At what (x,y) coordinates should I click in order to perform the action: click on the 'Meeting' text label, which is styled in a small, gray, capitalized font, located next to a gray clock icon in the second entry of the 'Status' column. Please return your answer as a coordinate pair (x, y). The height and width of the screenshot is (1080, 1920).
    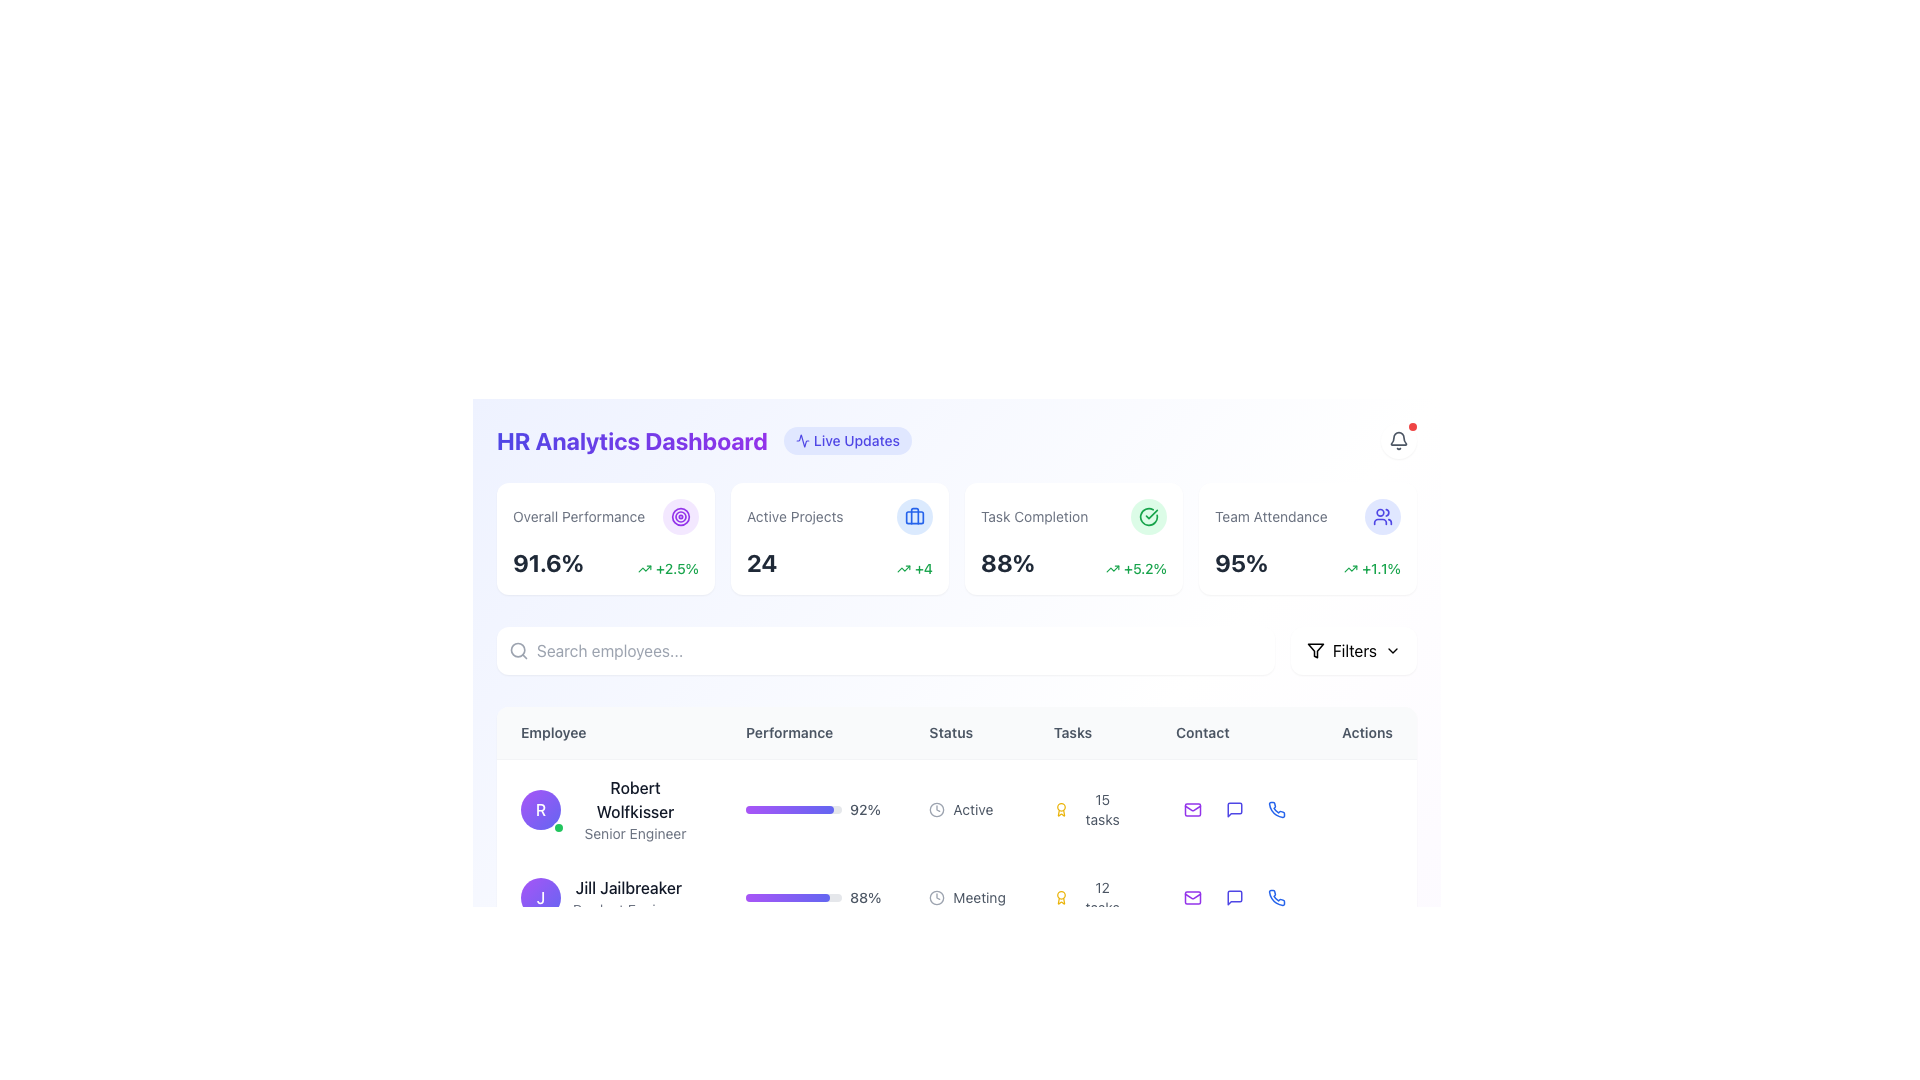
    Looking at the image, I should click on (979, 897).